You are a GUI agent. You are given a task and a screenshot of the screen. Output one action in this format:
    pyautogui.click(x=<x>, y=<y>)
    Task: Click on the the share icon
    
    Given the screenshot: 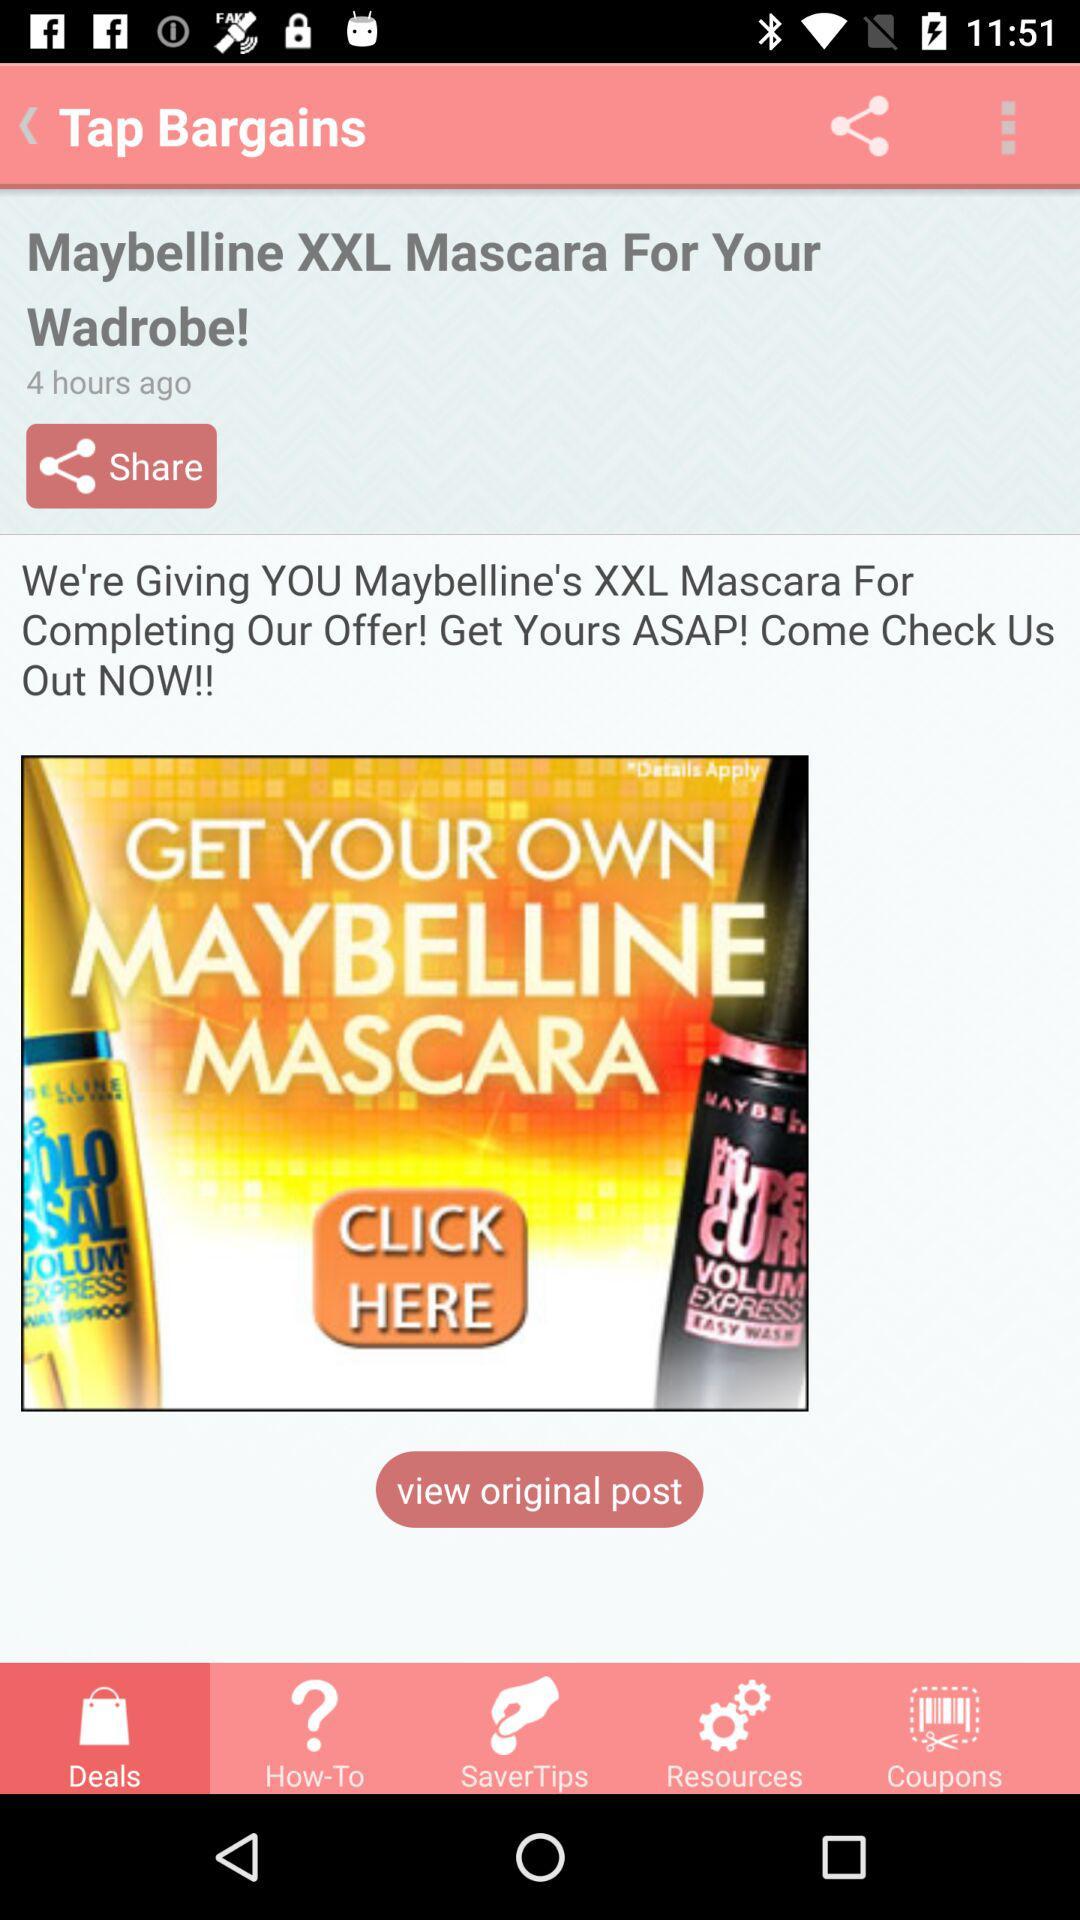 What is the action you would take?
    pyautogui.click(x=858, y=124)
    